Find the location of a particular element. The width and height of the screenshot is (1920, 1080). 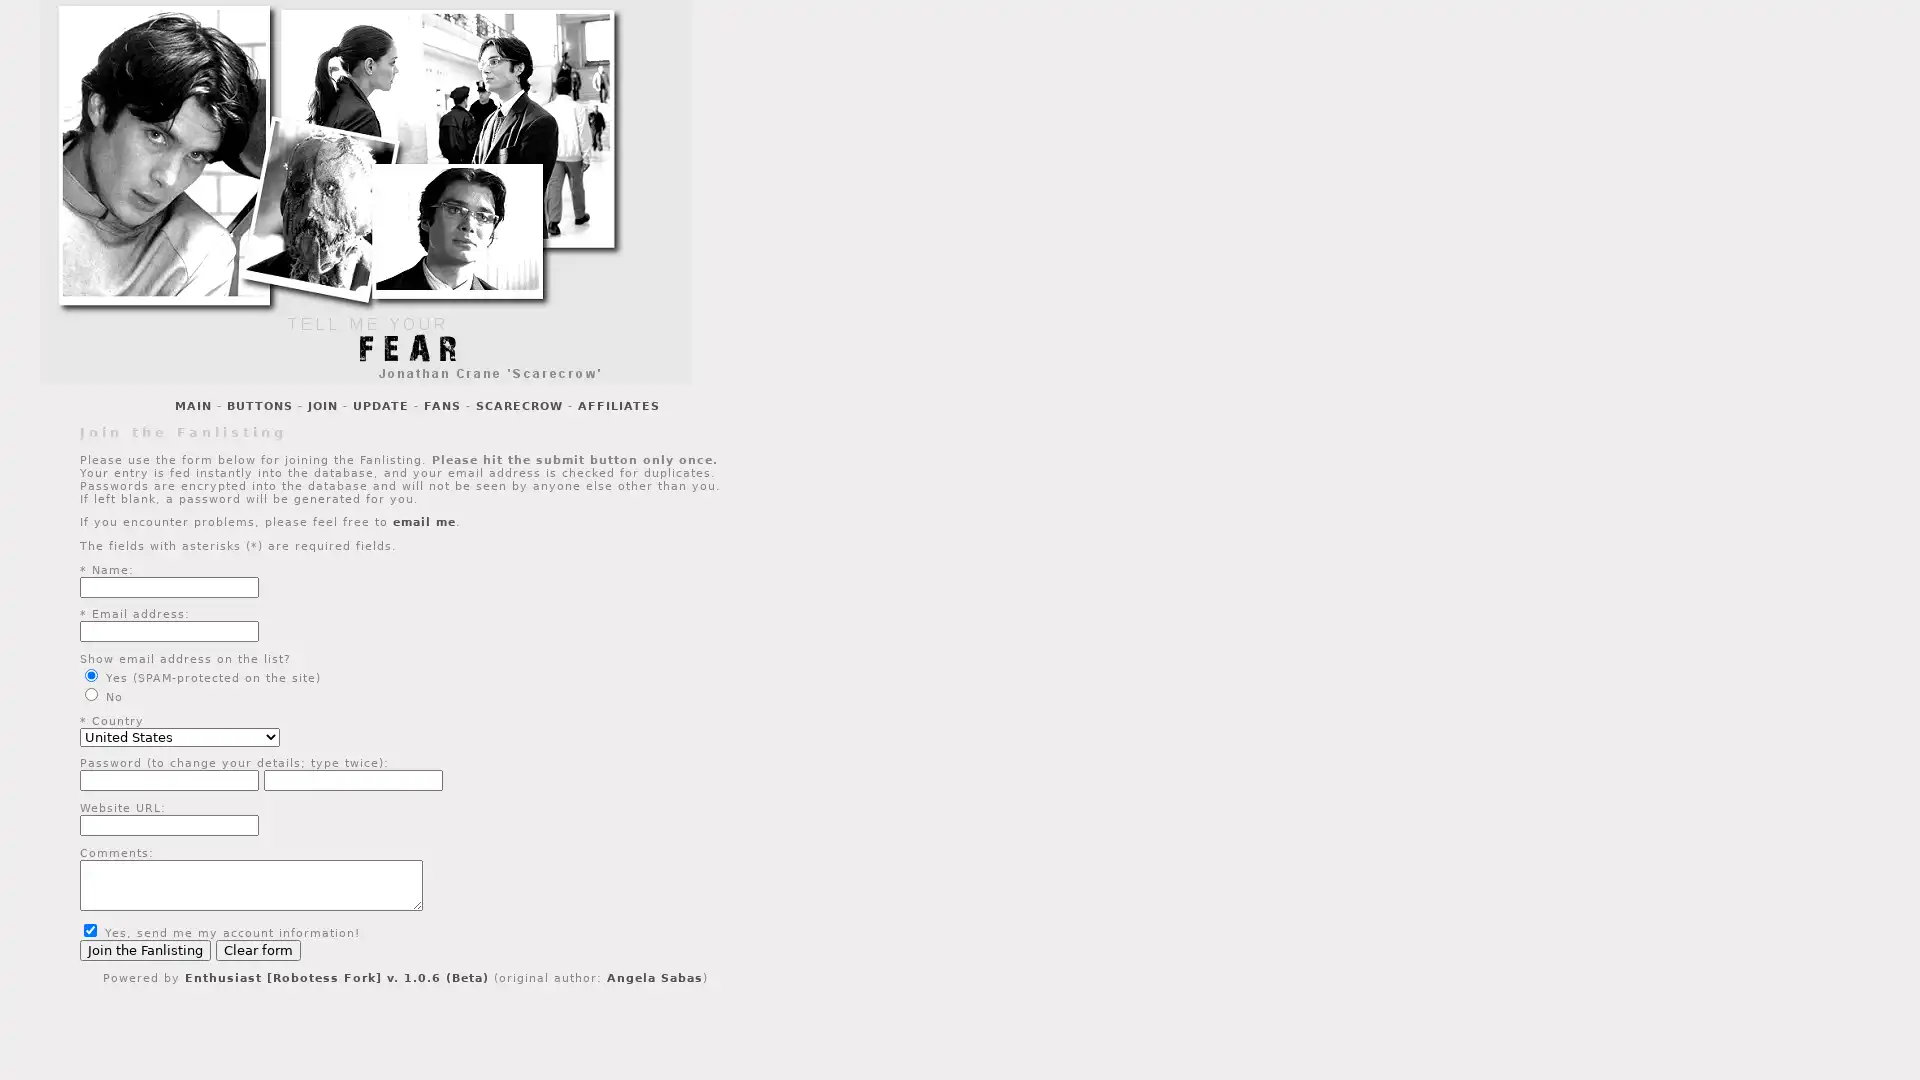

Clear form is located at coordinates (257, 949).